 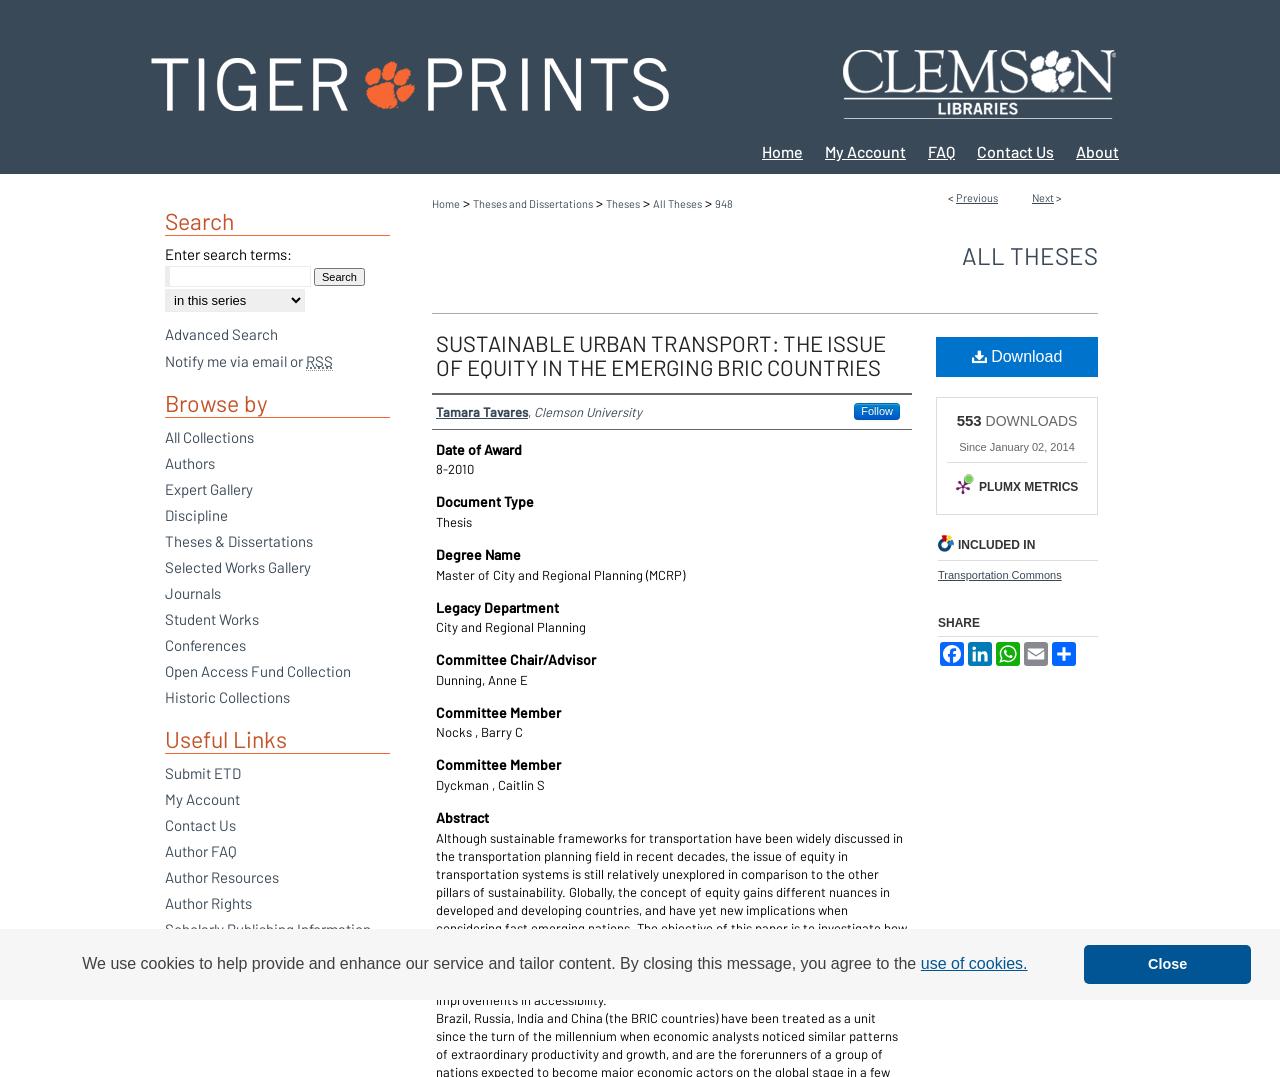 What do you see at coordinates (587, 410) in the screenshot?
I see `'Clemson University'` at bounding box center [587, 410].